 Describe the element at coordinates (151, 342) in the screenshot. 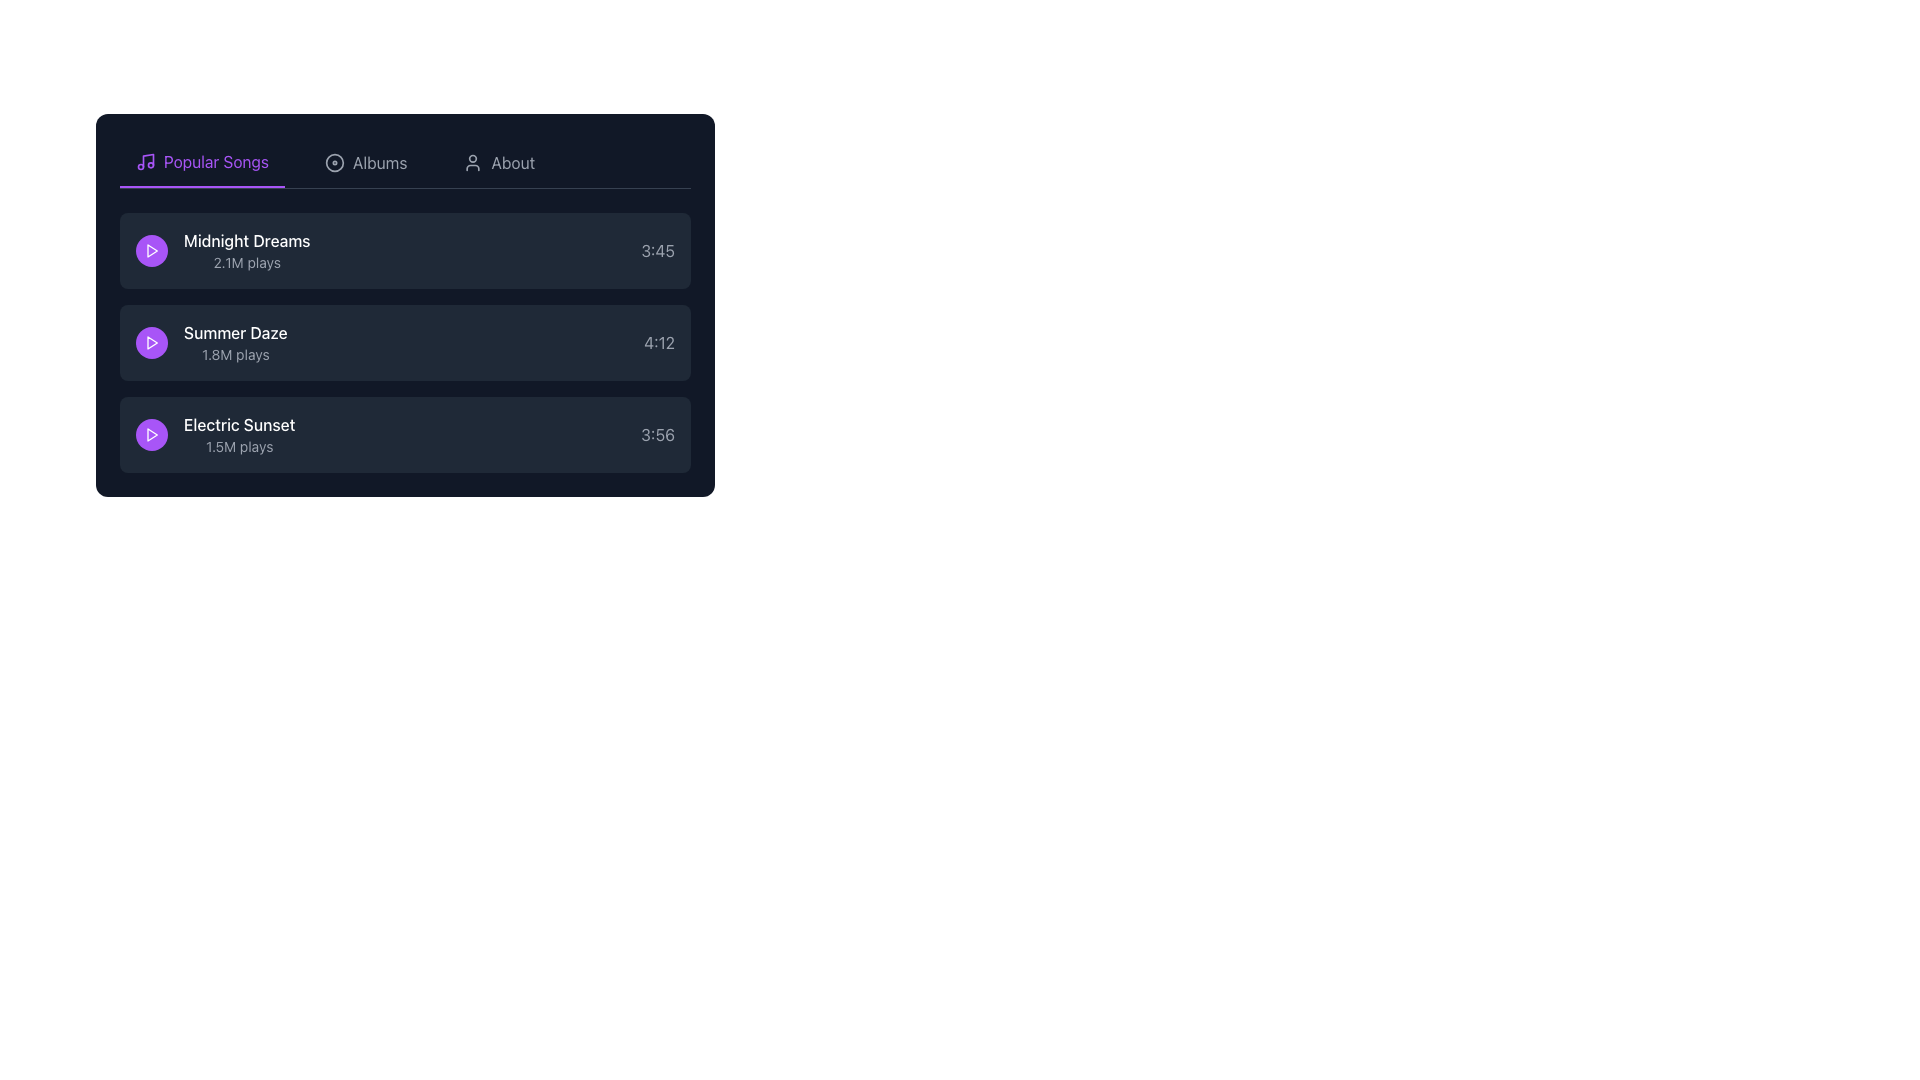

I see `the play button for the 'Summer Daze' song` at that location.